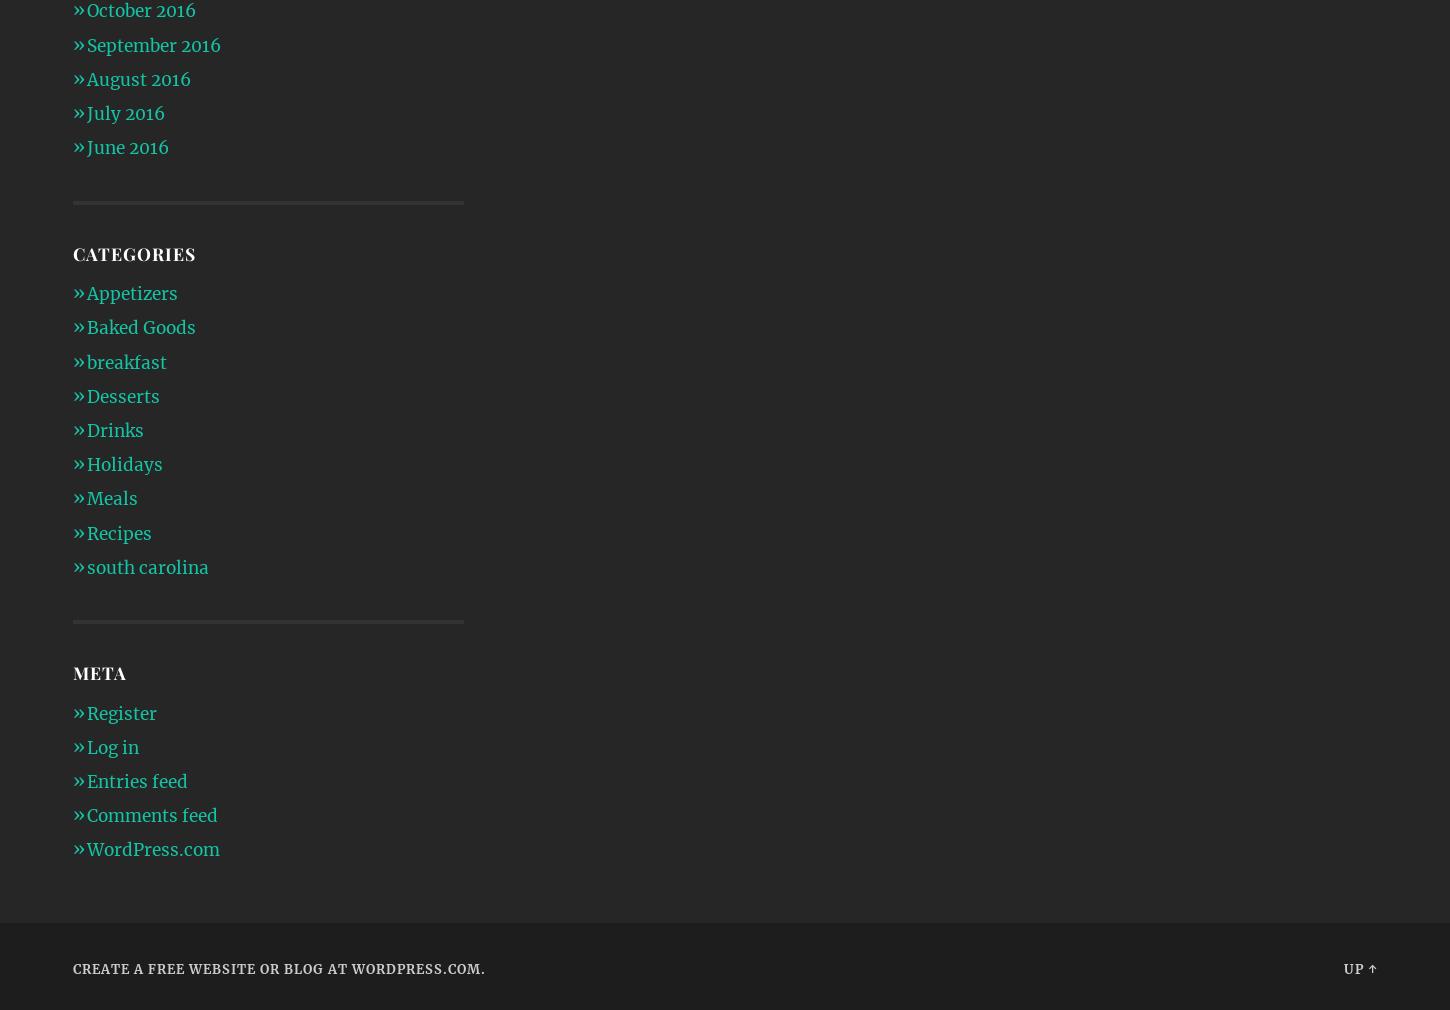 Image resolution: width=1450 pixels, height=1010 pixels. Describe the element at coordinates (126, 146) in the screenshot. I see `'June 2016'` at that location.